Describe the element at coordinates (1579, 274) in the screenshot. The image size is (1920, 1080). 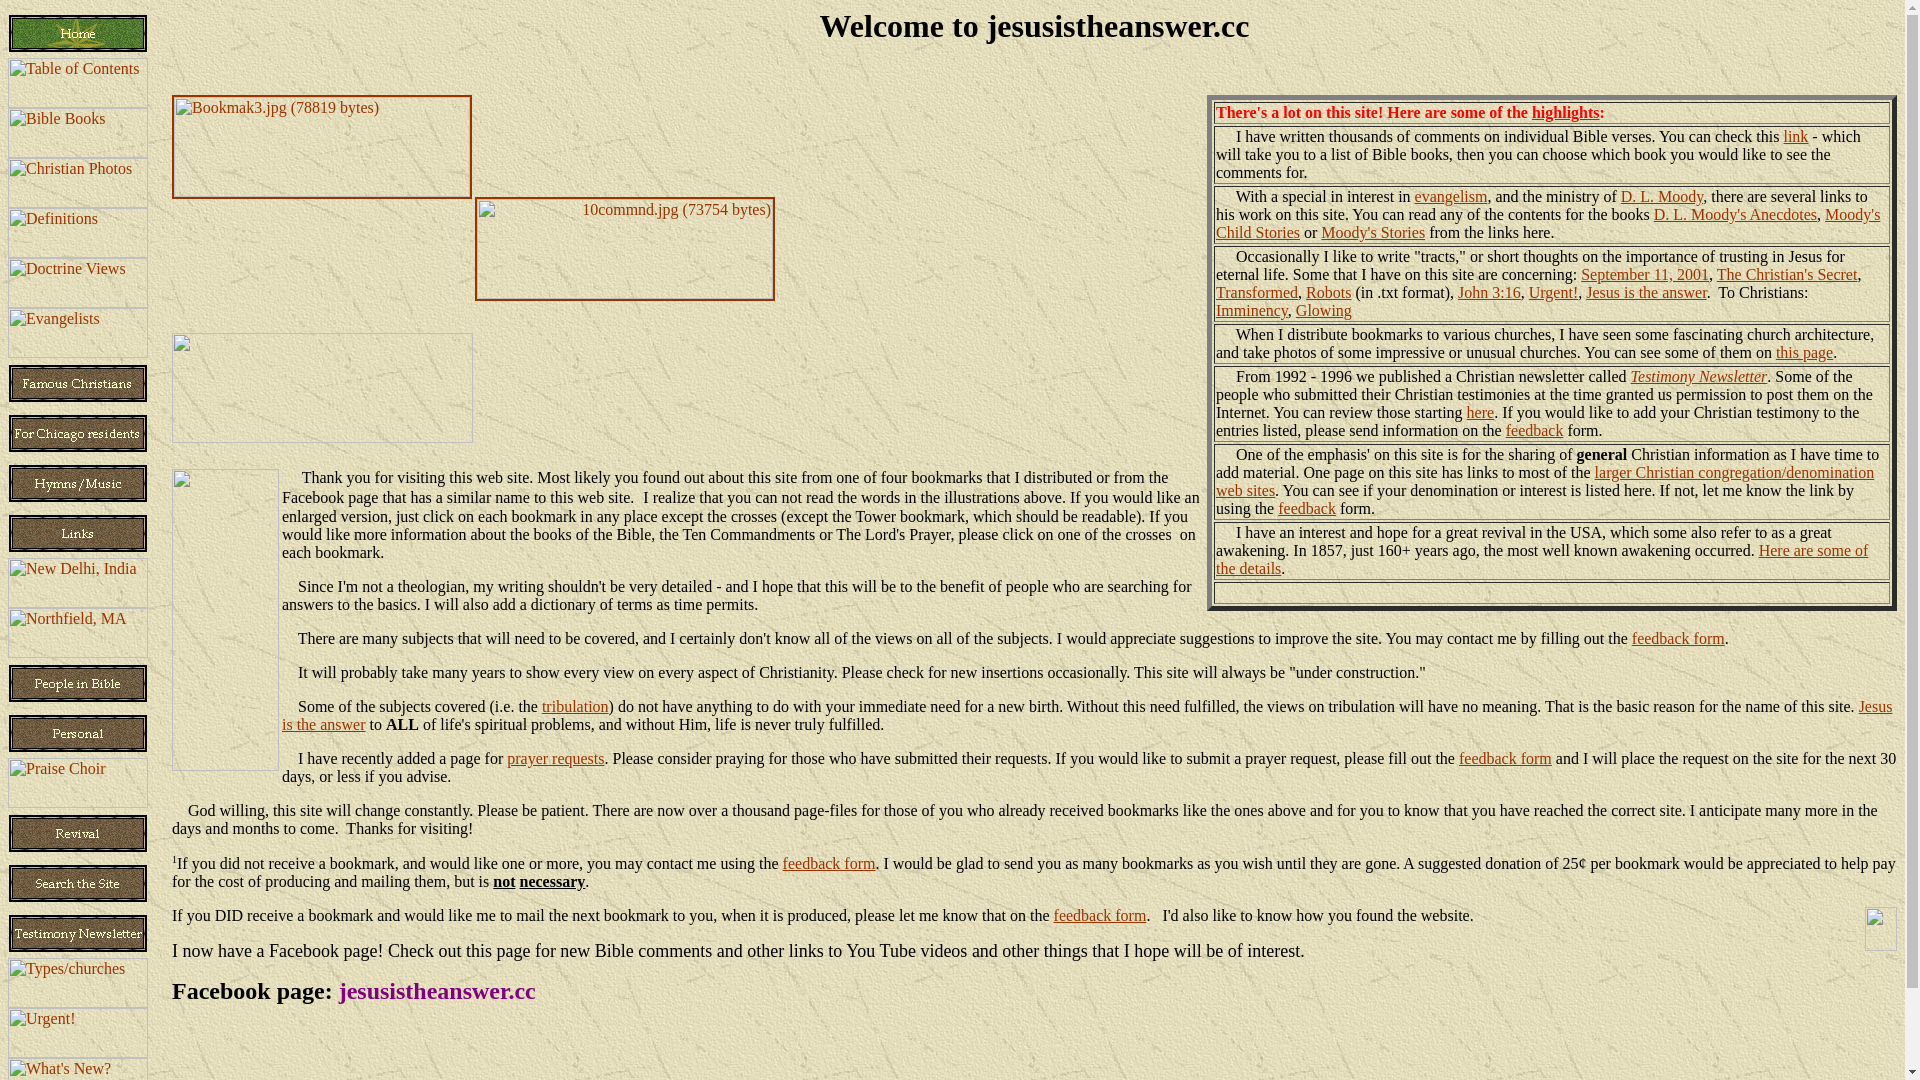
I see `'September 11, 2001'` at that location.